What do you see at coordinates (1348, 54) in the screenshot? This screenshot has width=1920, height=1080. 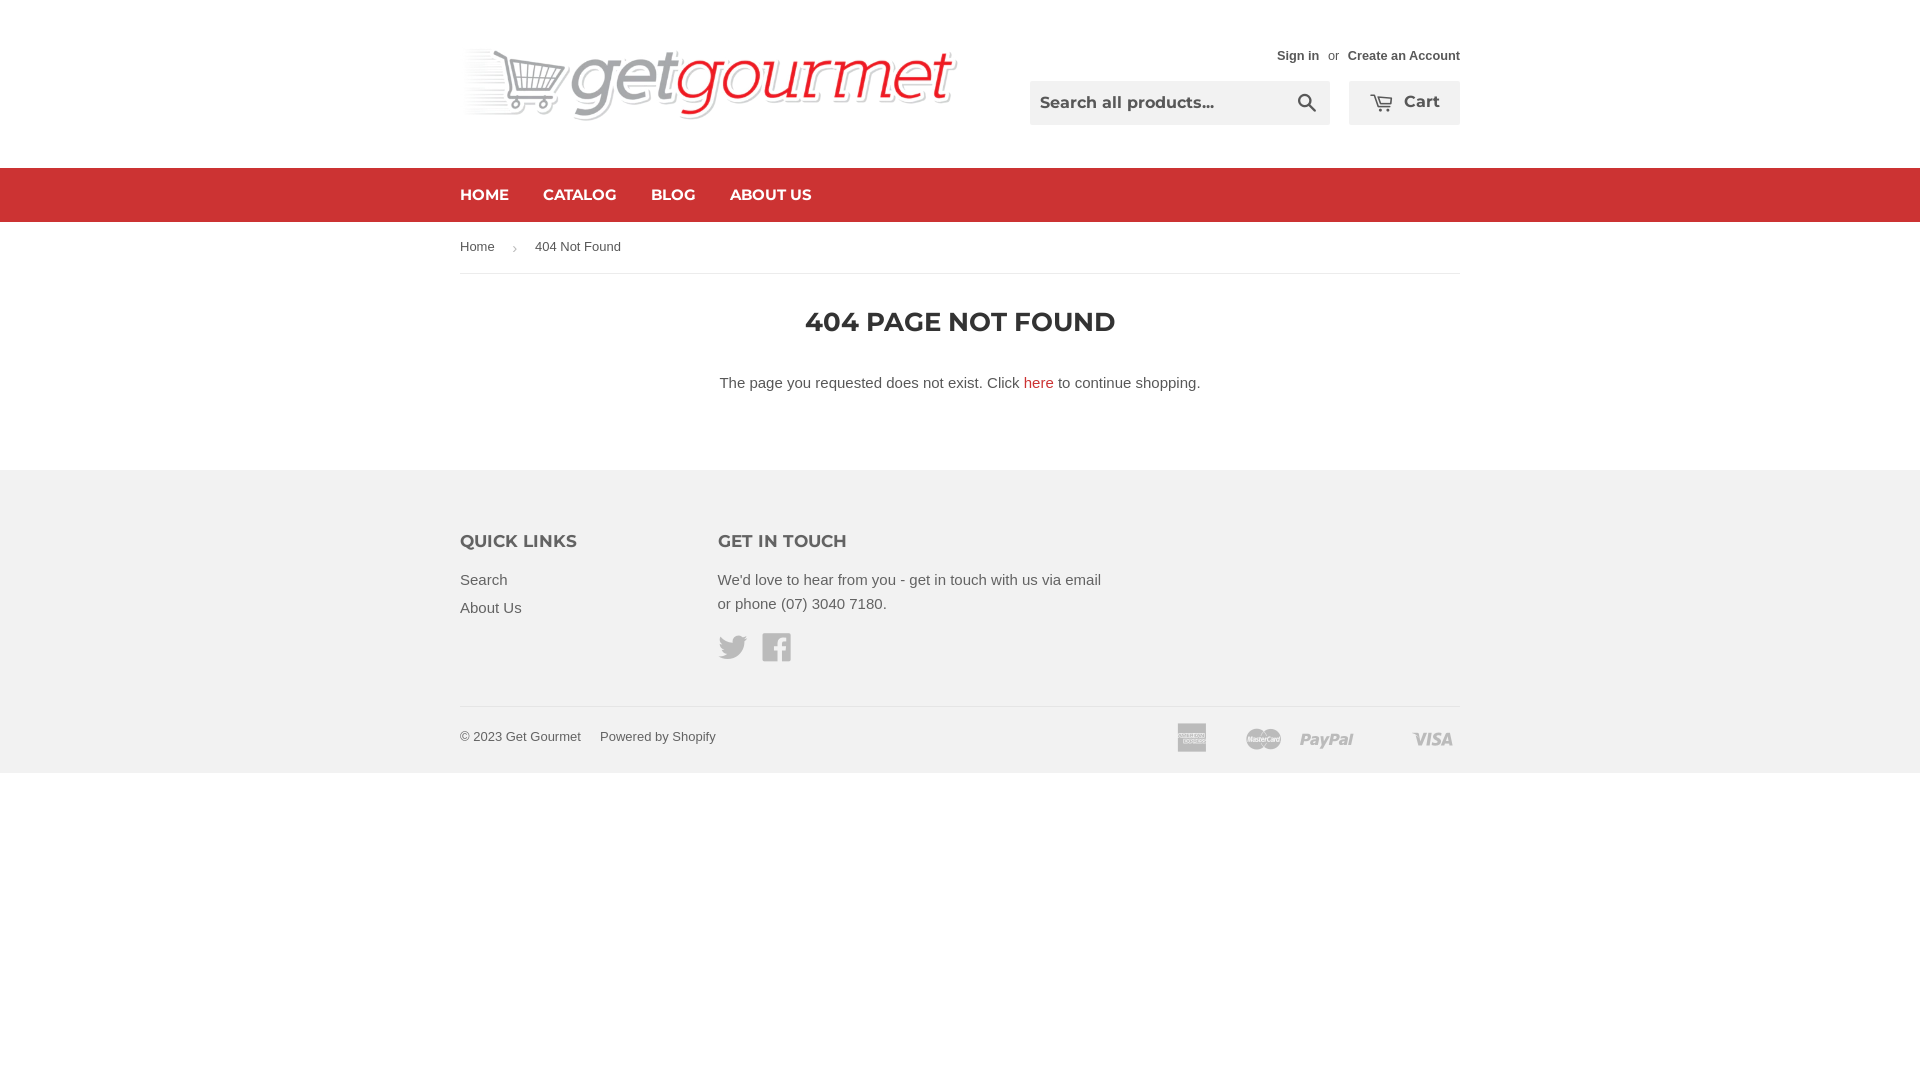 I see `'Create an Account'` at bounding box center [1348, 54].